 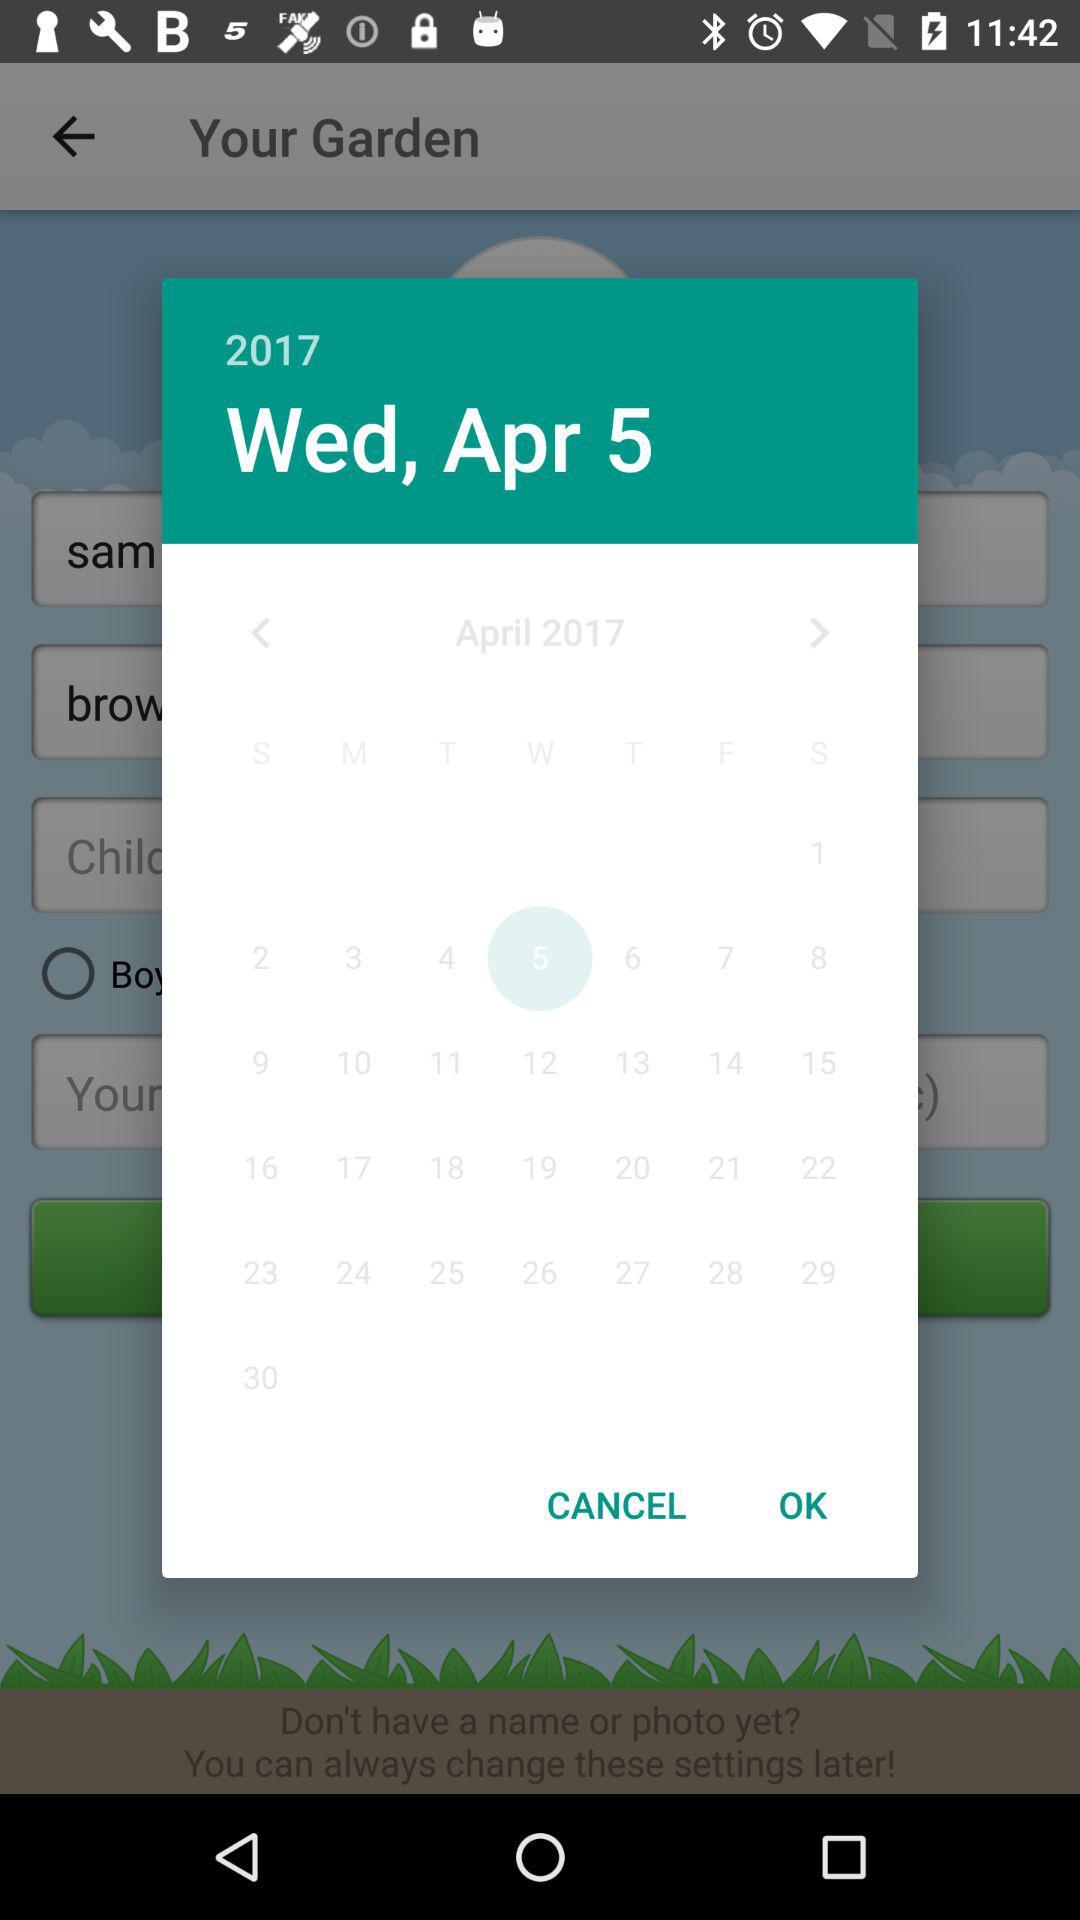 I want to click on item to the right of the cancel, so click(x=801, y=1504).